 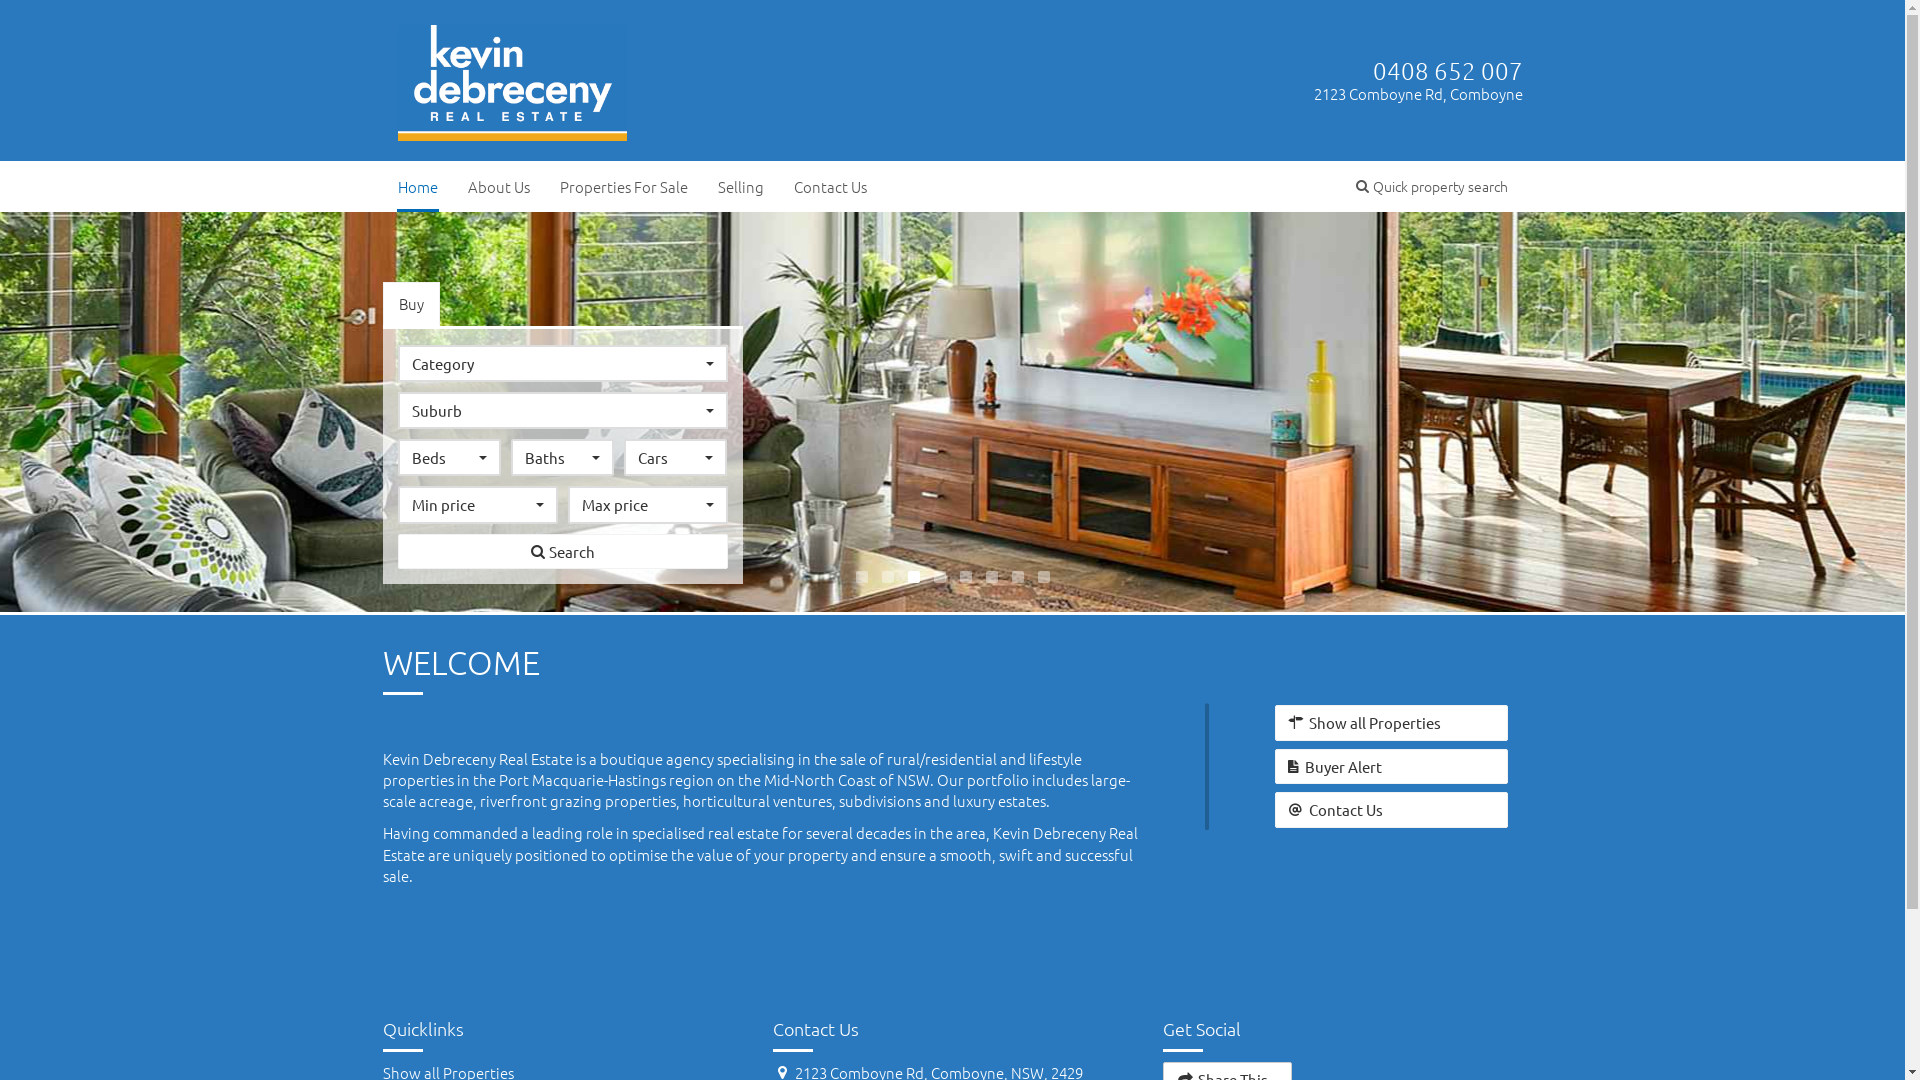 What do you see at coordinates (675, 457) in the screenshot?
I see `'Cars` at bounding box center [675, 457].